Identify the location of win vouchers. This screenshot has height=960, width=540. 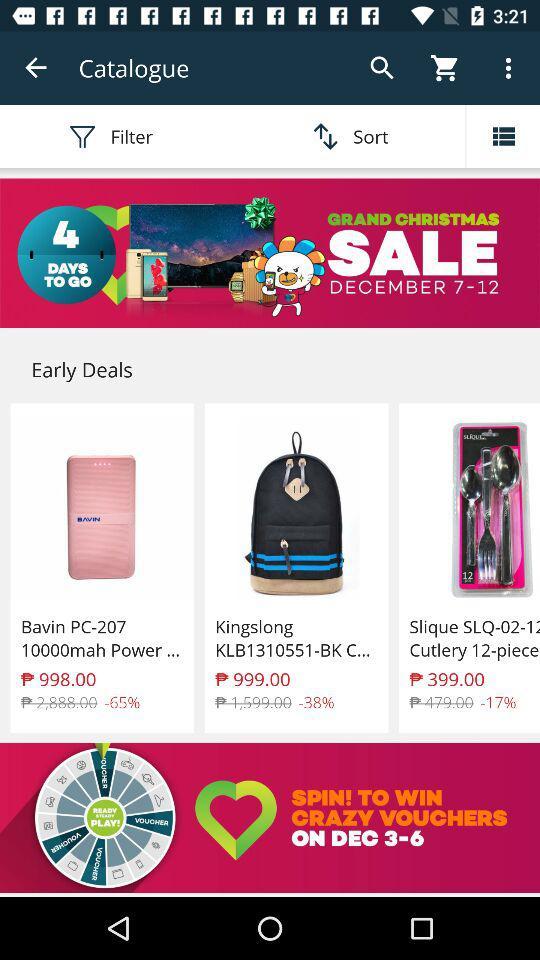
(270, 818).